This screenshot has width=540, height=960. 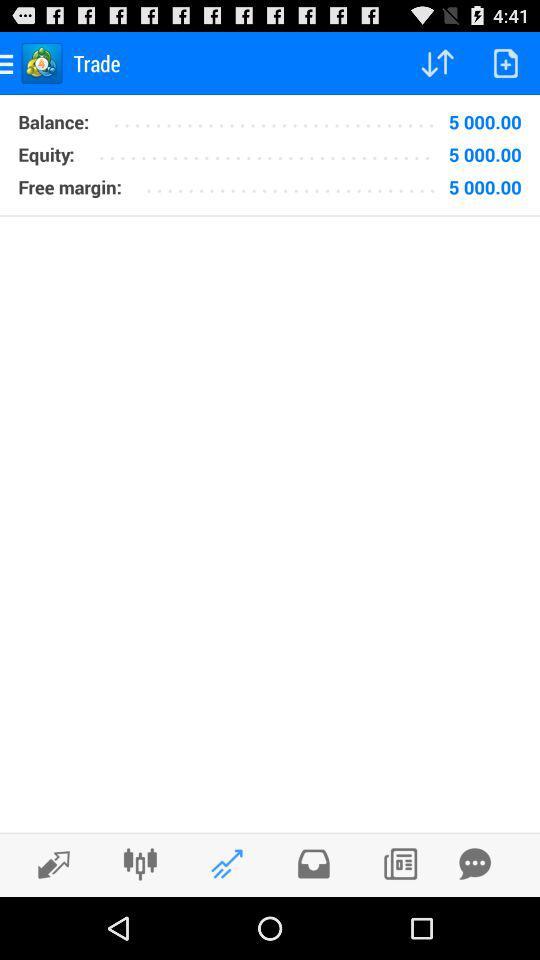 What do you see at coordinates (400, 863) in the screenshot?
I see `look at news feed` at bounding box center [400, 863].